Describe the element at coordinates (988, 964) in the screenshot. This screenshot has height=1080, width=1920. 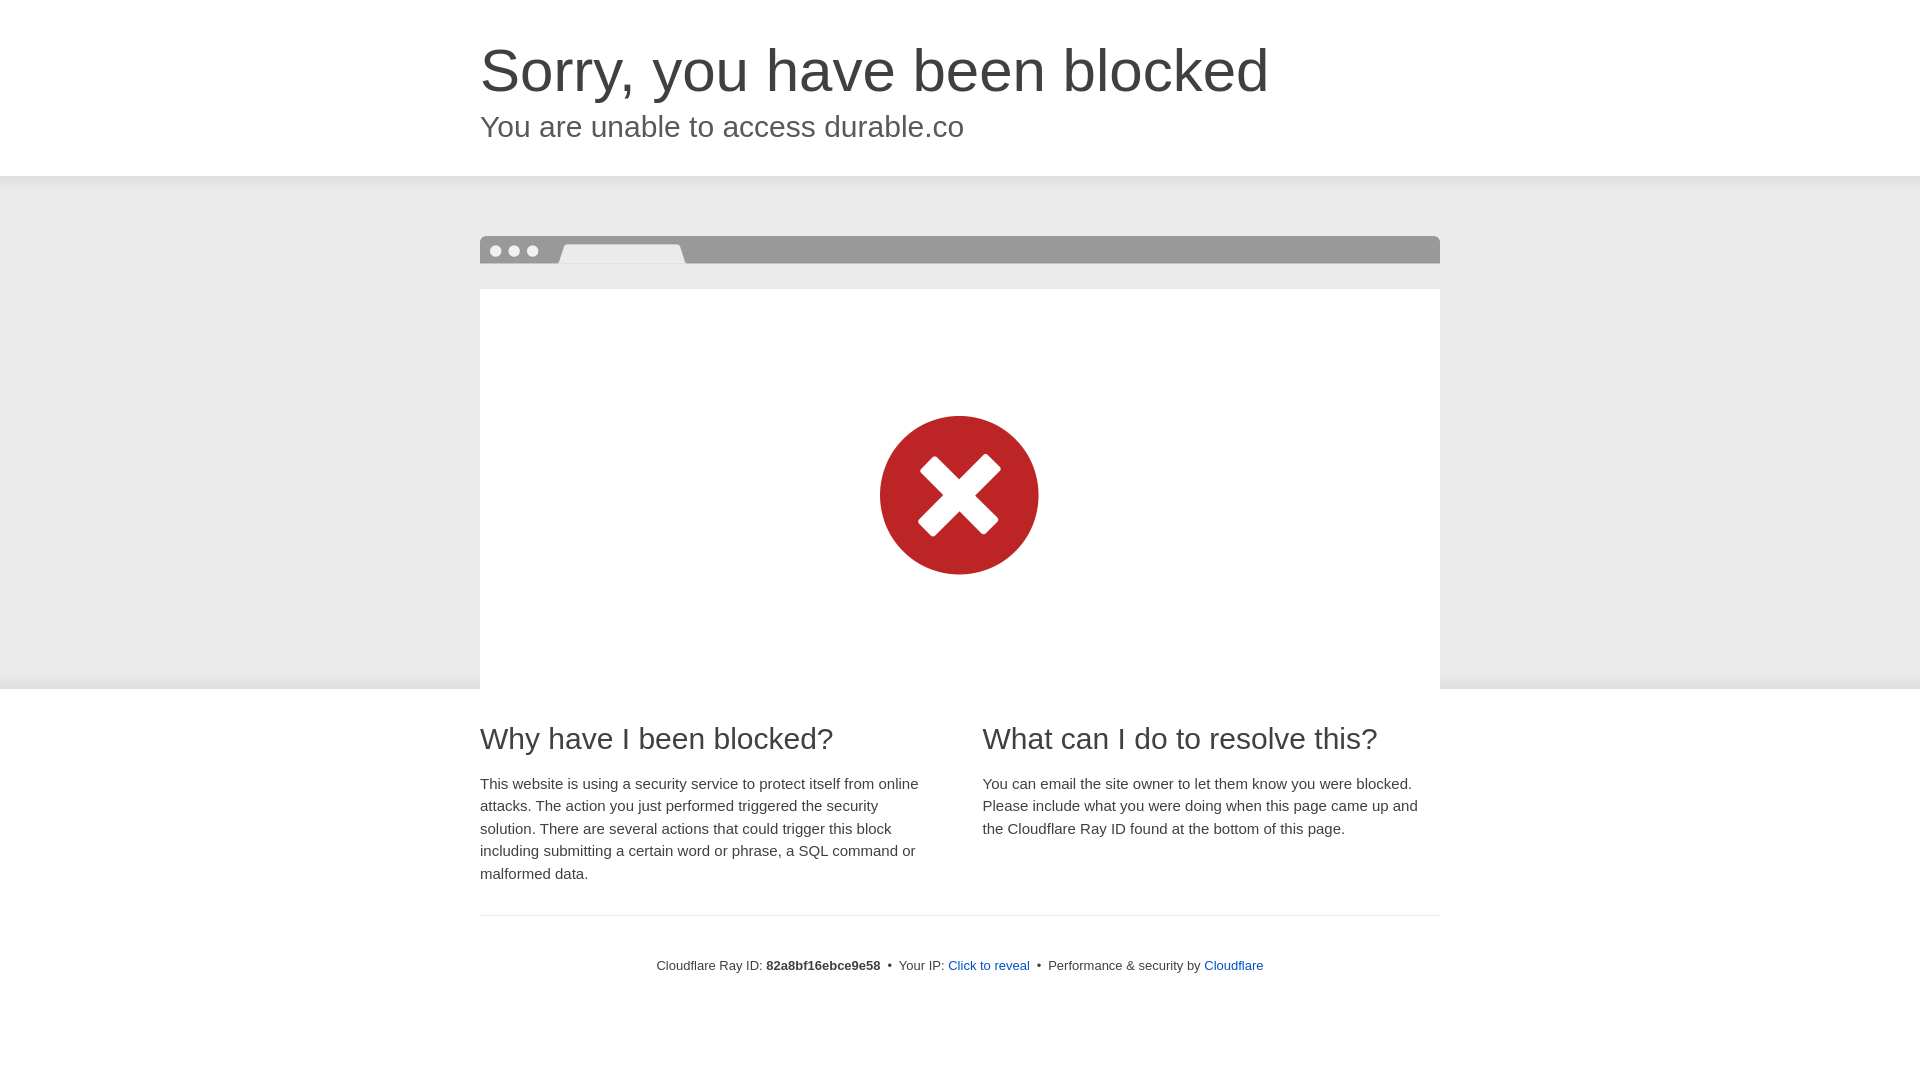
I see `'Click to reveal'` at that location.